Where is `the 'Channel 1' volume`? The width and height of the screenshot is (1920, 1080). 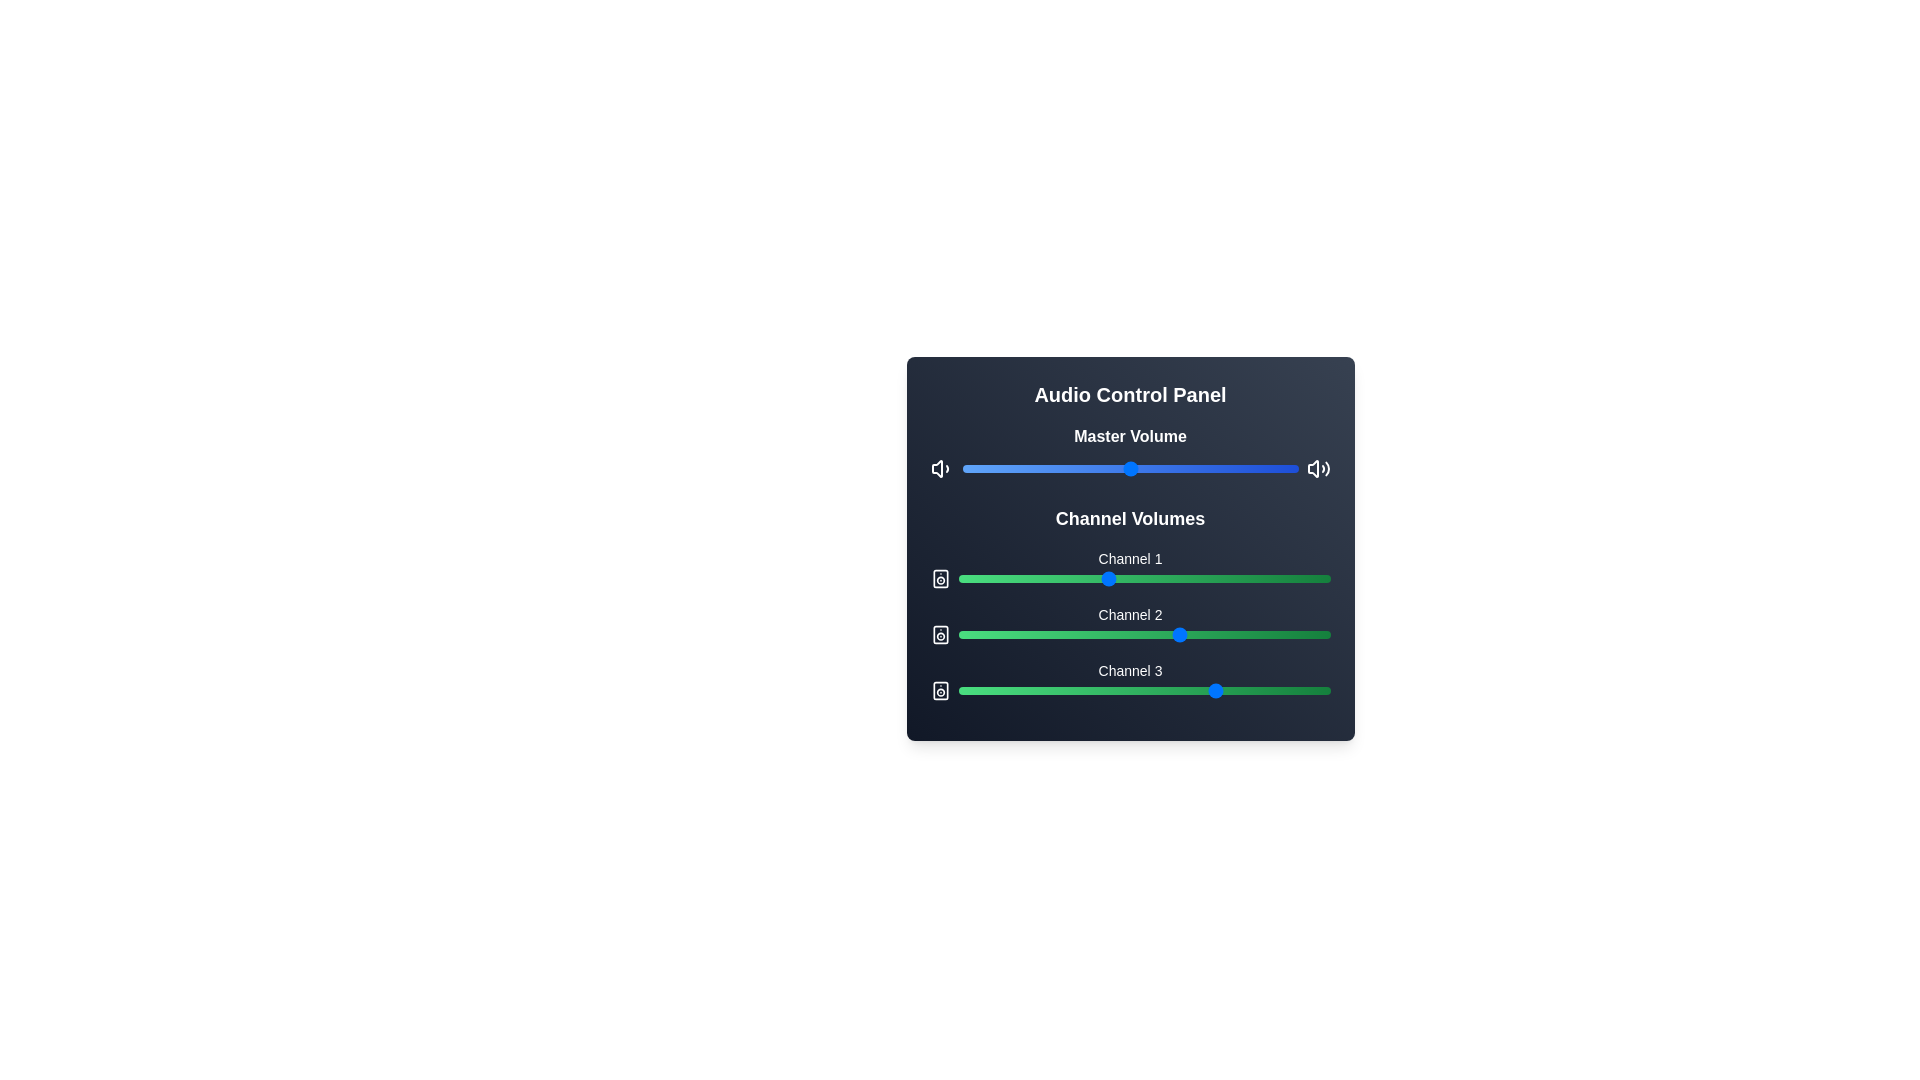 the 'Channel 1' volume is located at coordinates (969, 578).